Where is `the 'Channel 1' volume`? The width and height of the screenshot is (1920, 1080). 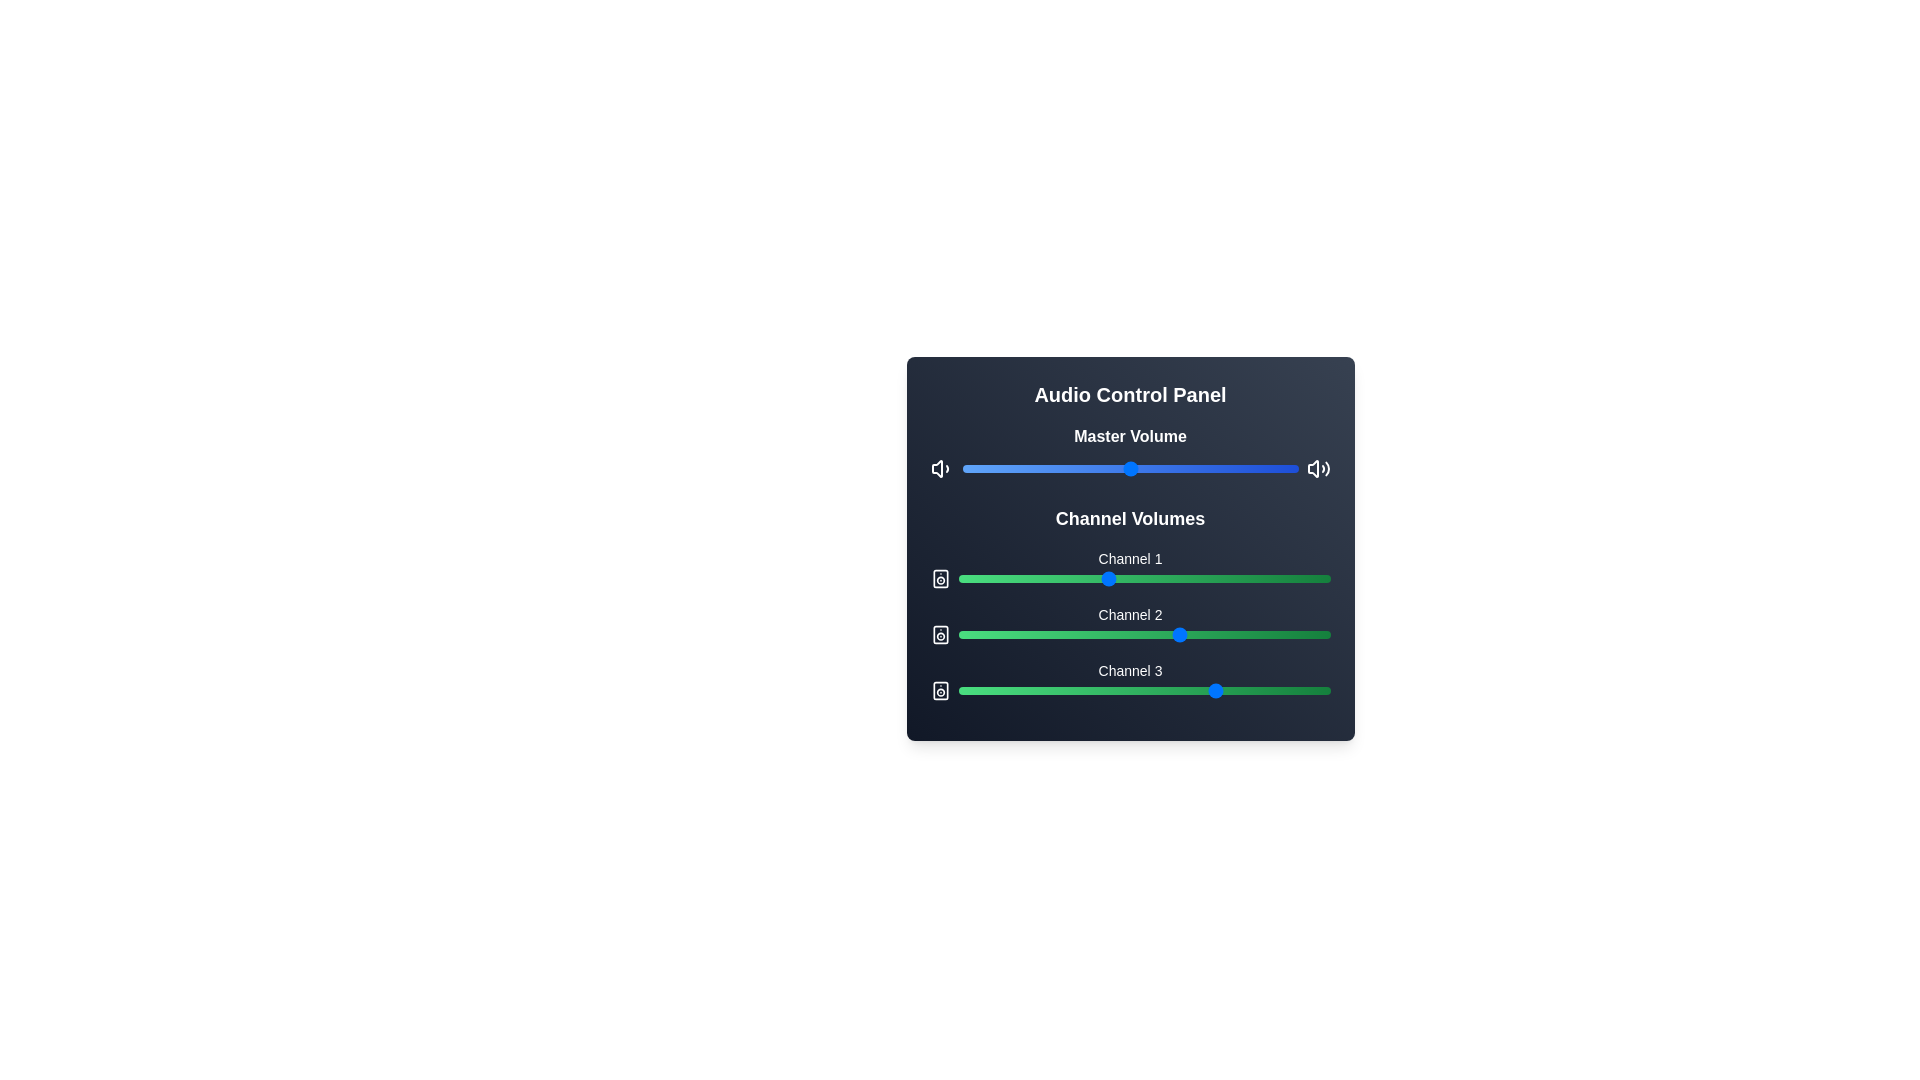 the 'Channel 1' volume is located at coordinates (969, 578).